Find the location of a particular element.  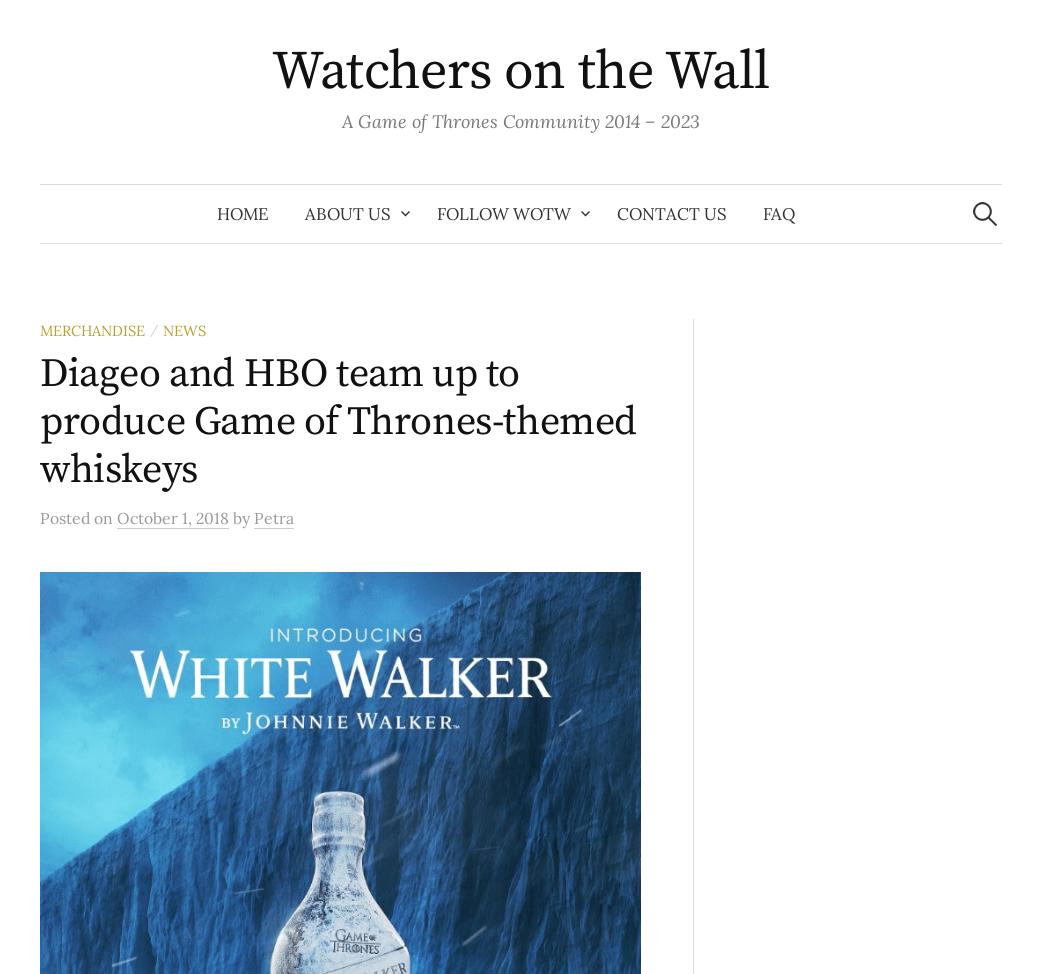

'About Us' is located at coordinates (304, 213).